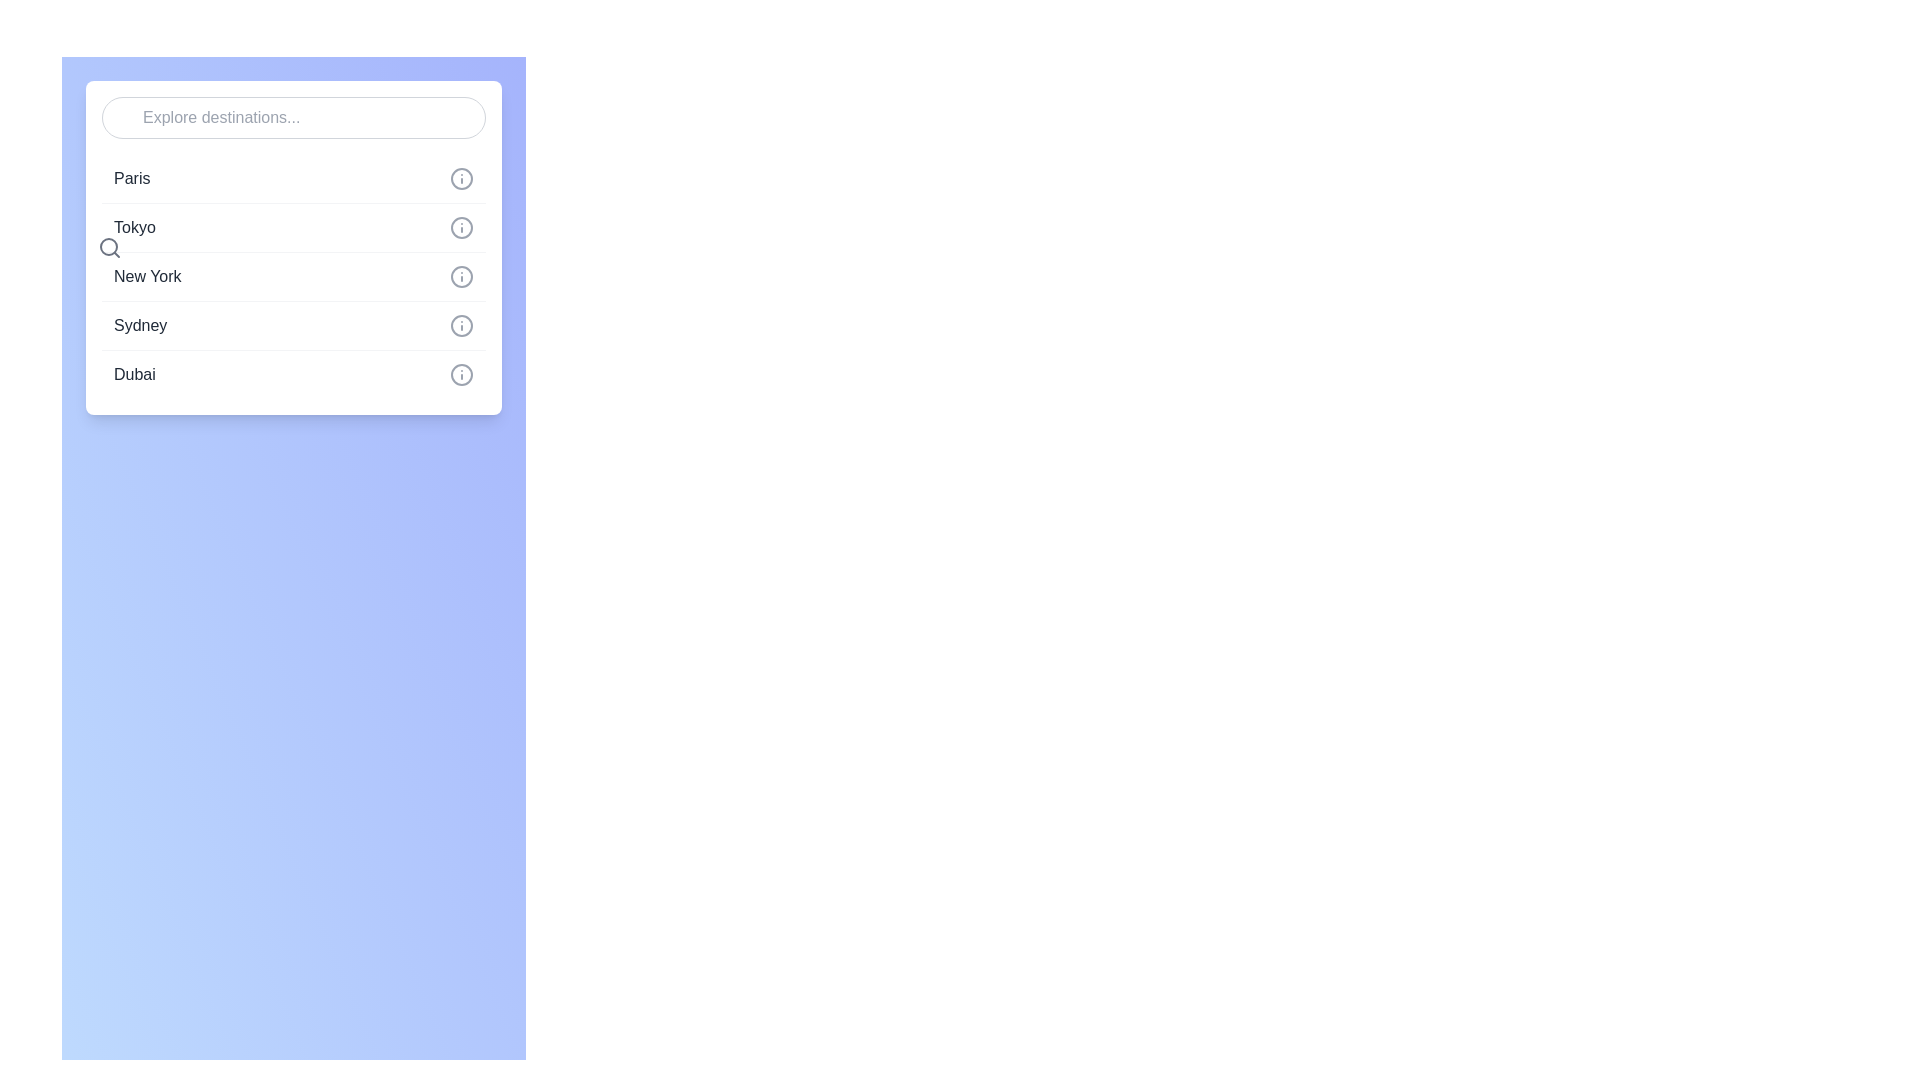  Describe the element at coordinates (292, 324) in the screenshot. I see `the list item for 'Sydney', the fourth item in the list` at that location.